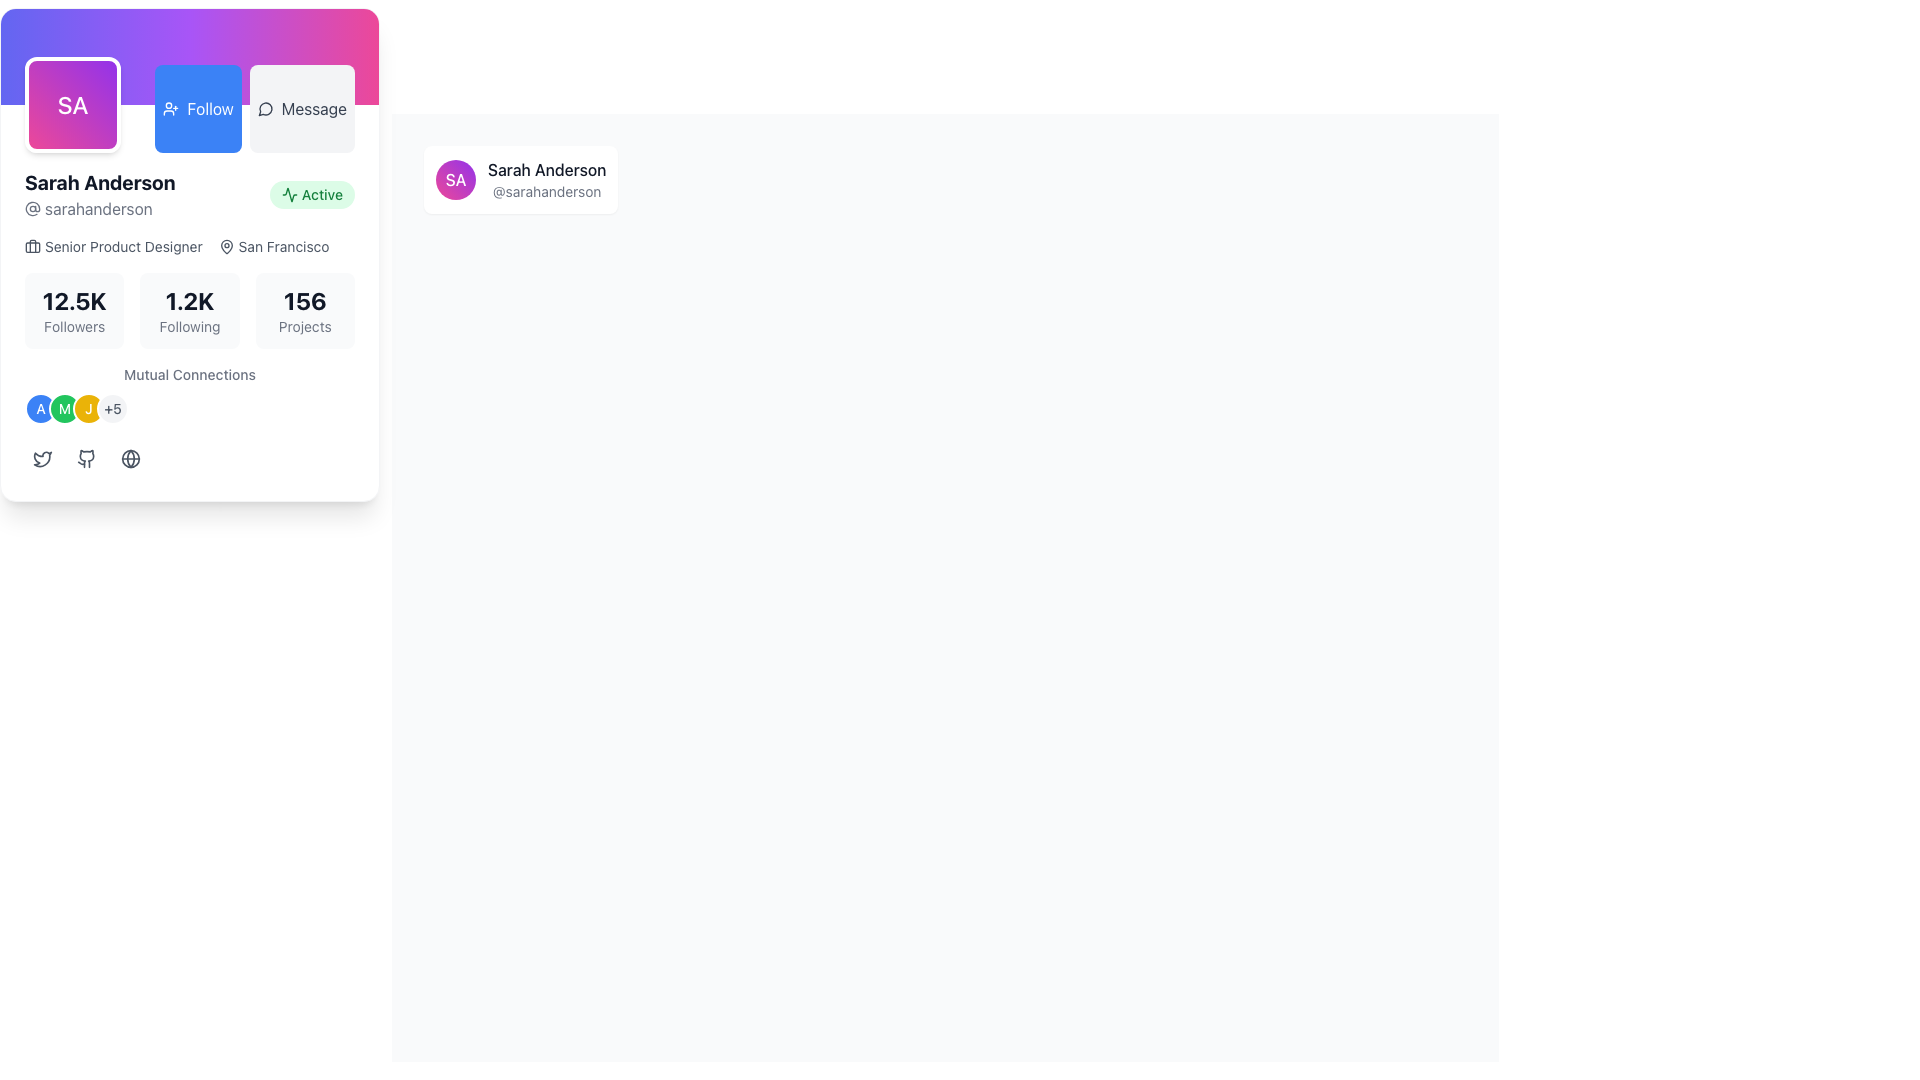  I want to click on the text label displaying the username or handle associated with 'Sarah Anderson', so click(547, 192).